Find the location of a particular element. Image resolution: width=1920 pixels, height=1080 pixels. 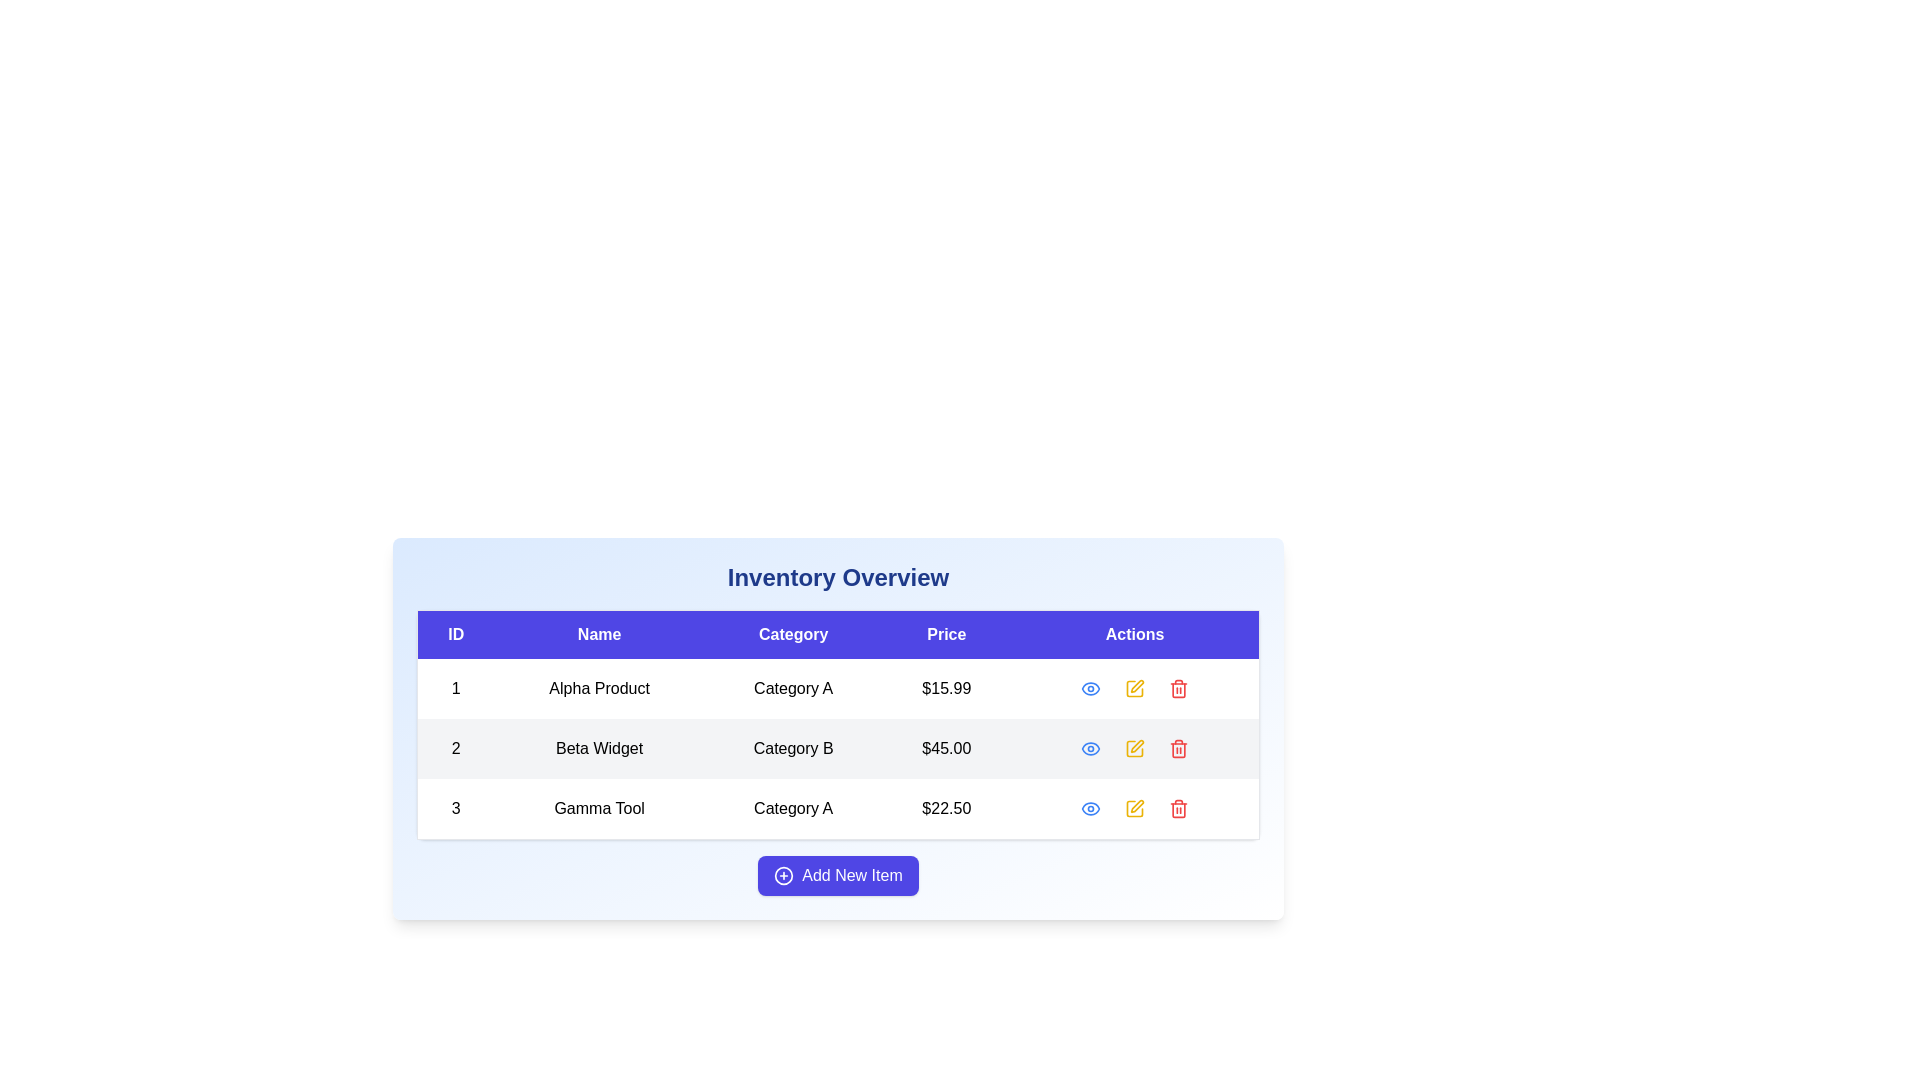

the delete button located in the last column under 'Actions' of the first row in the 'Inventory Overview' table is located at coordinates (1179, 688).